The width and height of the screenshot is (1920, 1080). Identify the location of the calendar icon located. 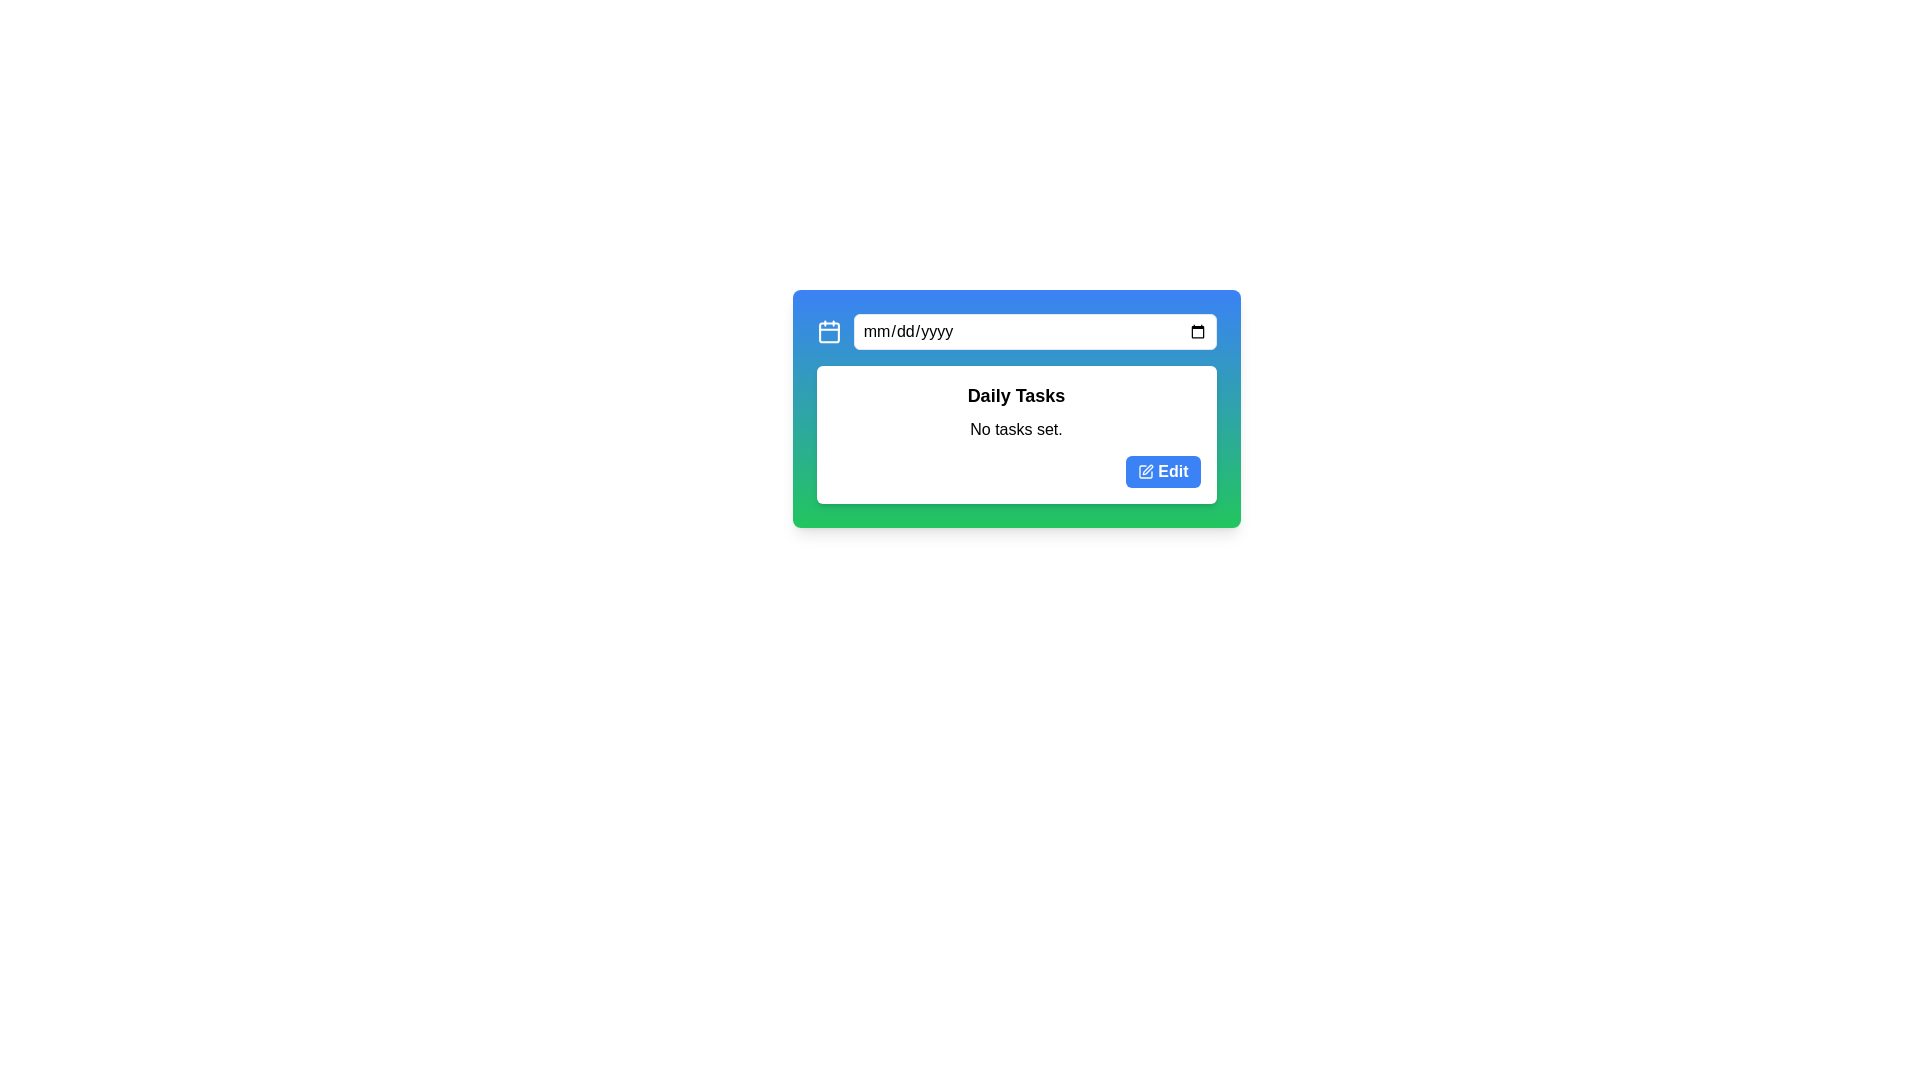
(829, 330).